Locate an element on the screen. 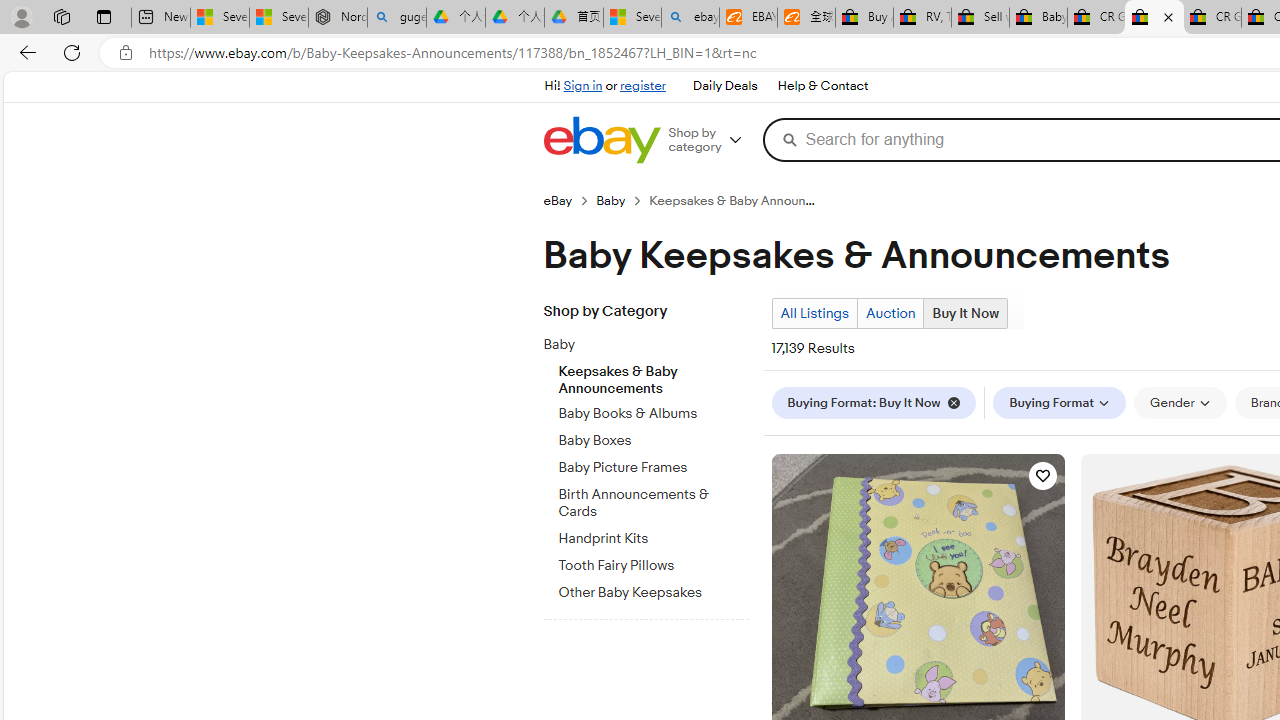 Image resolution: width=1280 pixels, height=720 pixels. 'Buy It Now Current view' is located at coordinates (965, 313).